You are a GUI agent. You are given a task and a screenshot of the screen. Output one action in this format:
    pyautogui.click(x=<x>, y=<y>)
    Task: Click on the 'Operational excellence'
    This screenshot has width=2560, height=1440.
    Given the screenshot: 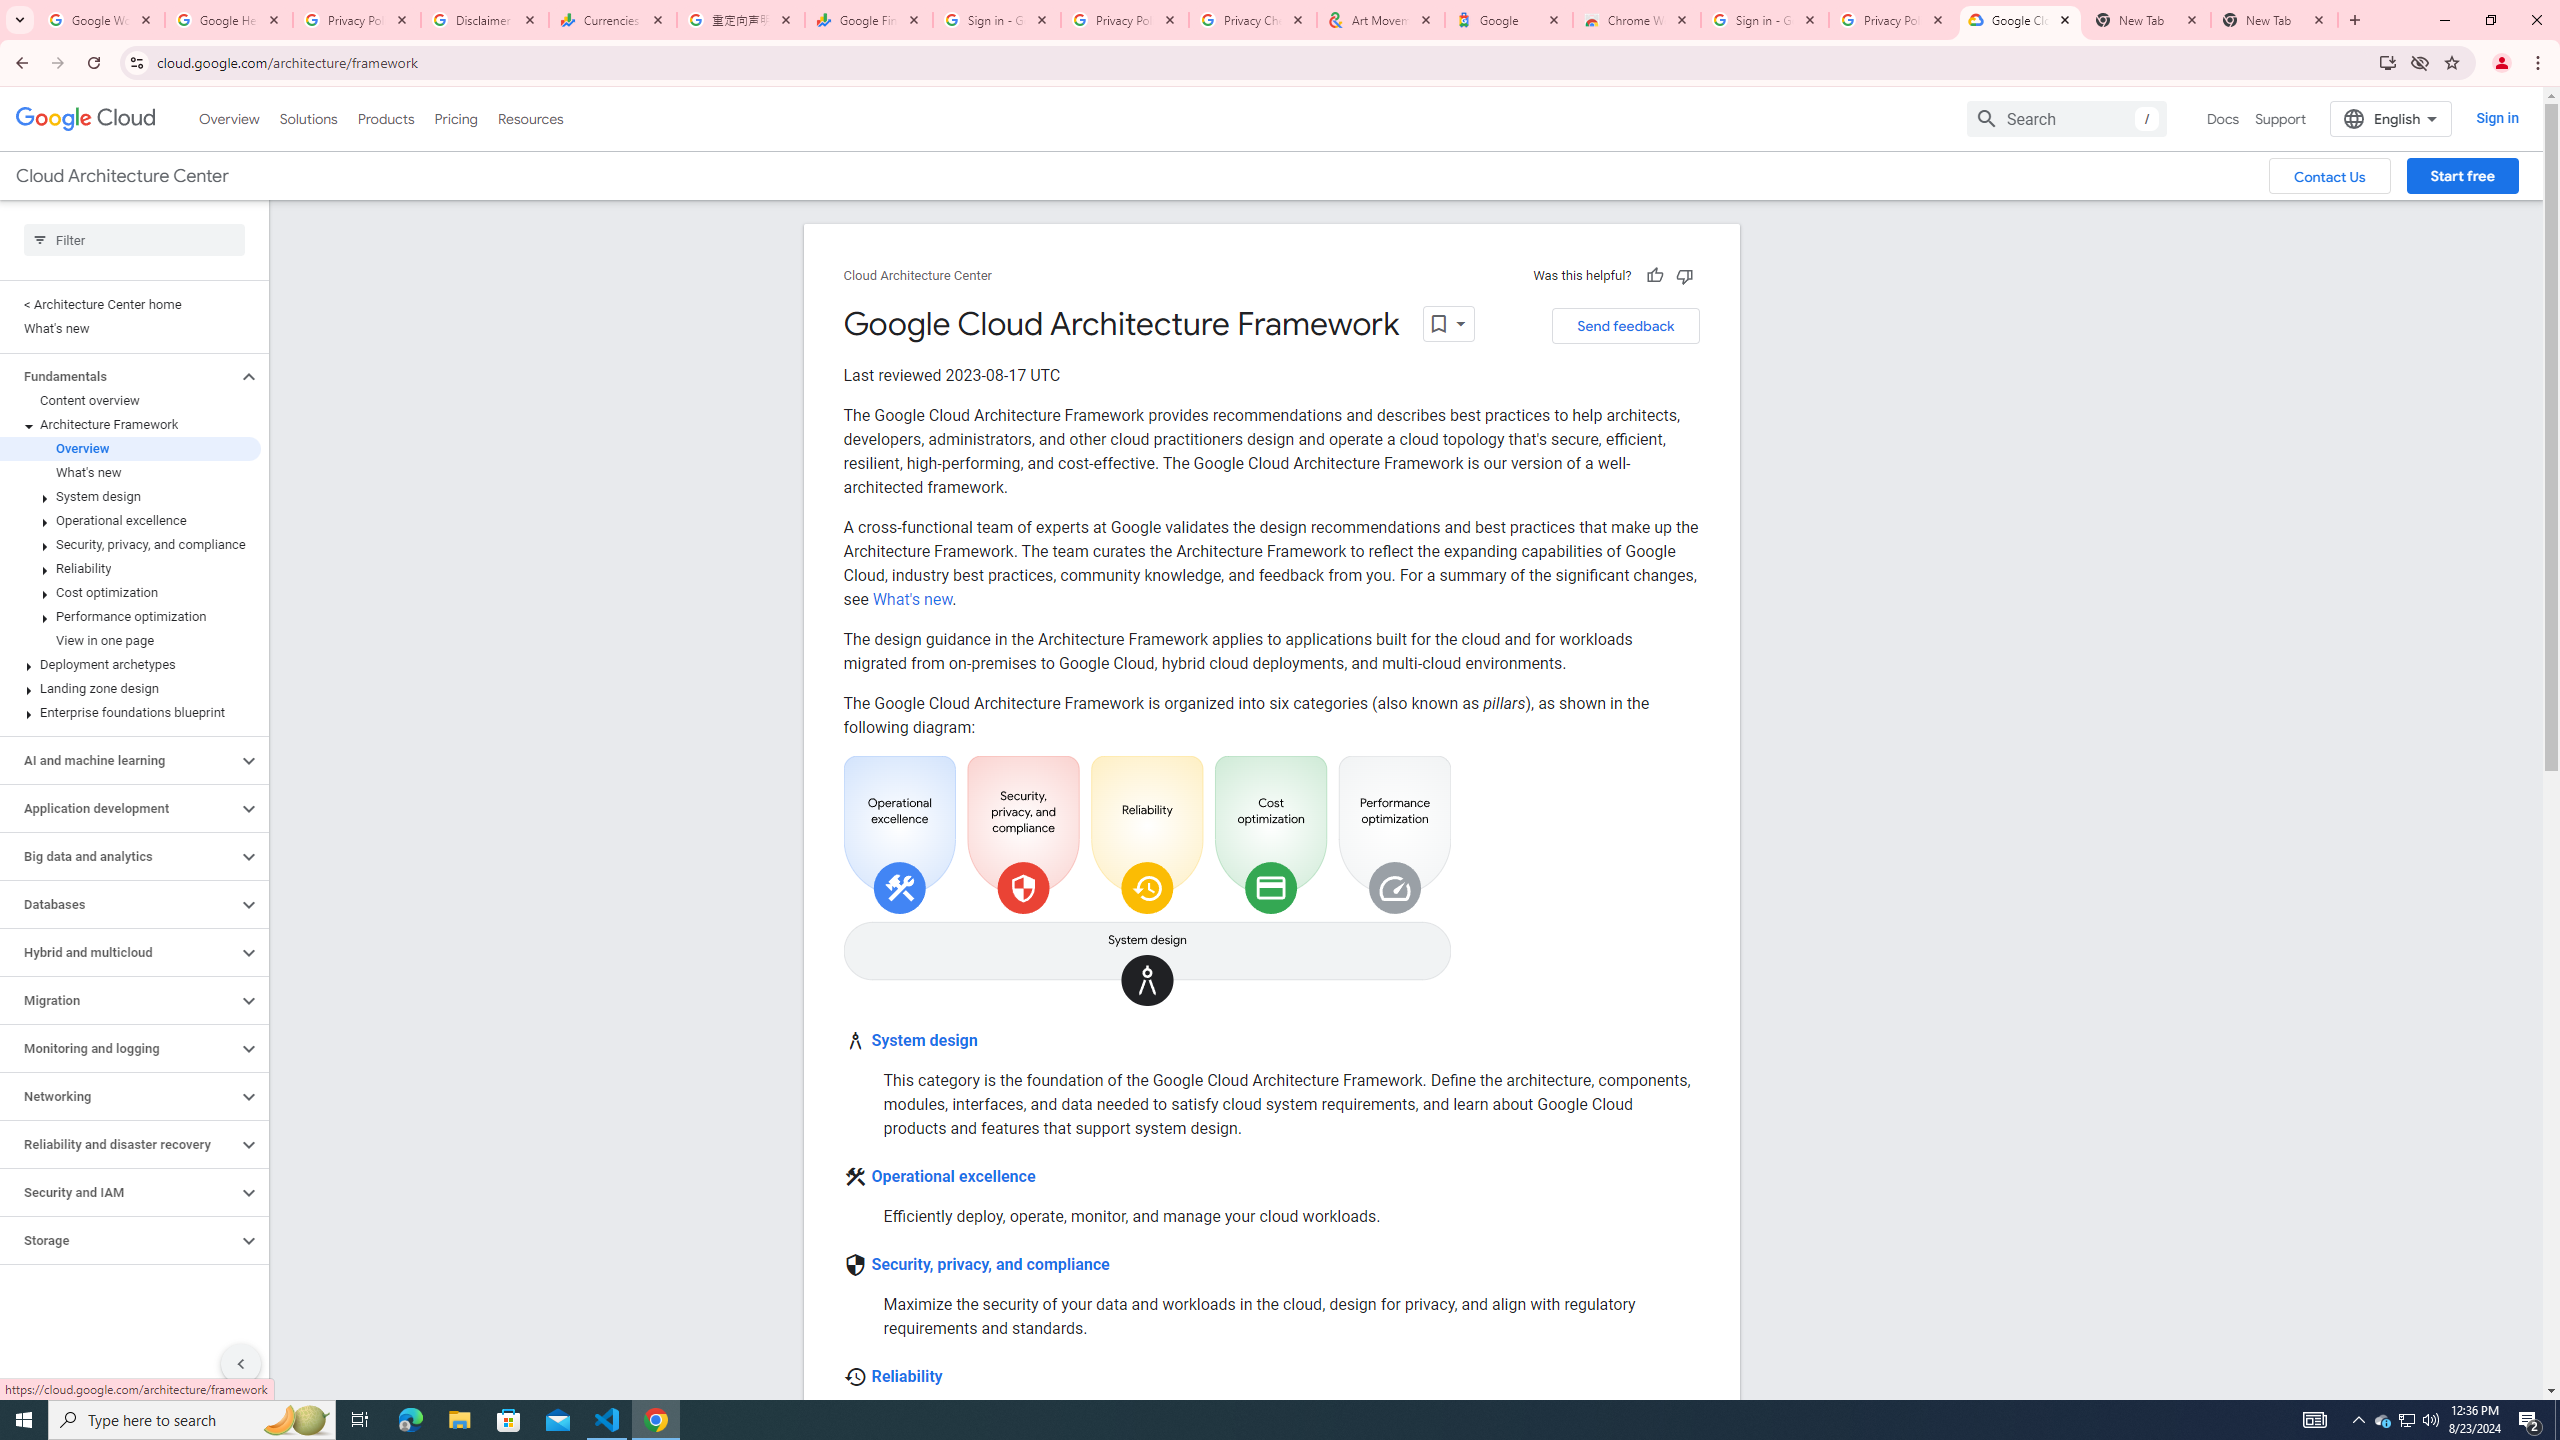 What is the action you would take?
    pyautogui.click(x=953, y=1175)
    